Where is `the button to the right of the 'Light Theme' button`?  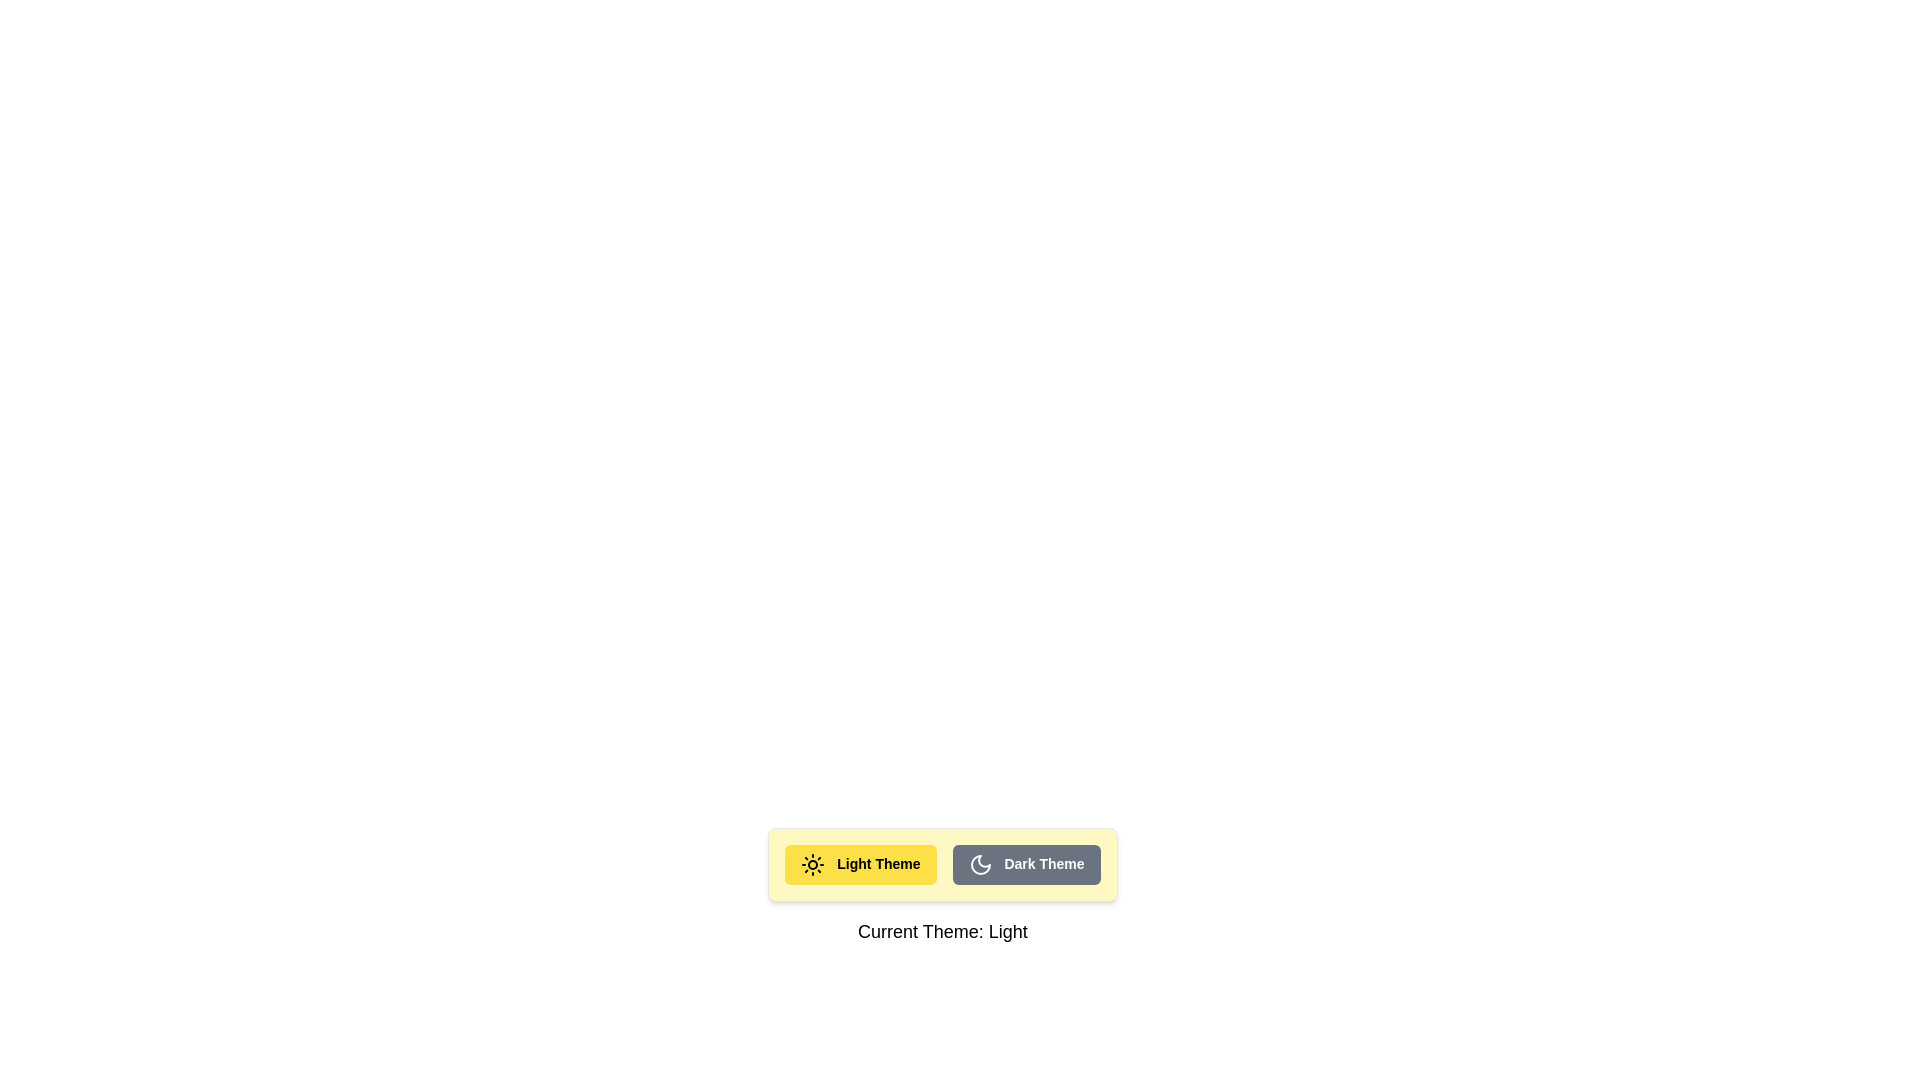
the button to the right of the 'Light Theme' button is located at coordinates (1026, 863).